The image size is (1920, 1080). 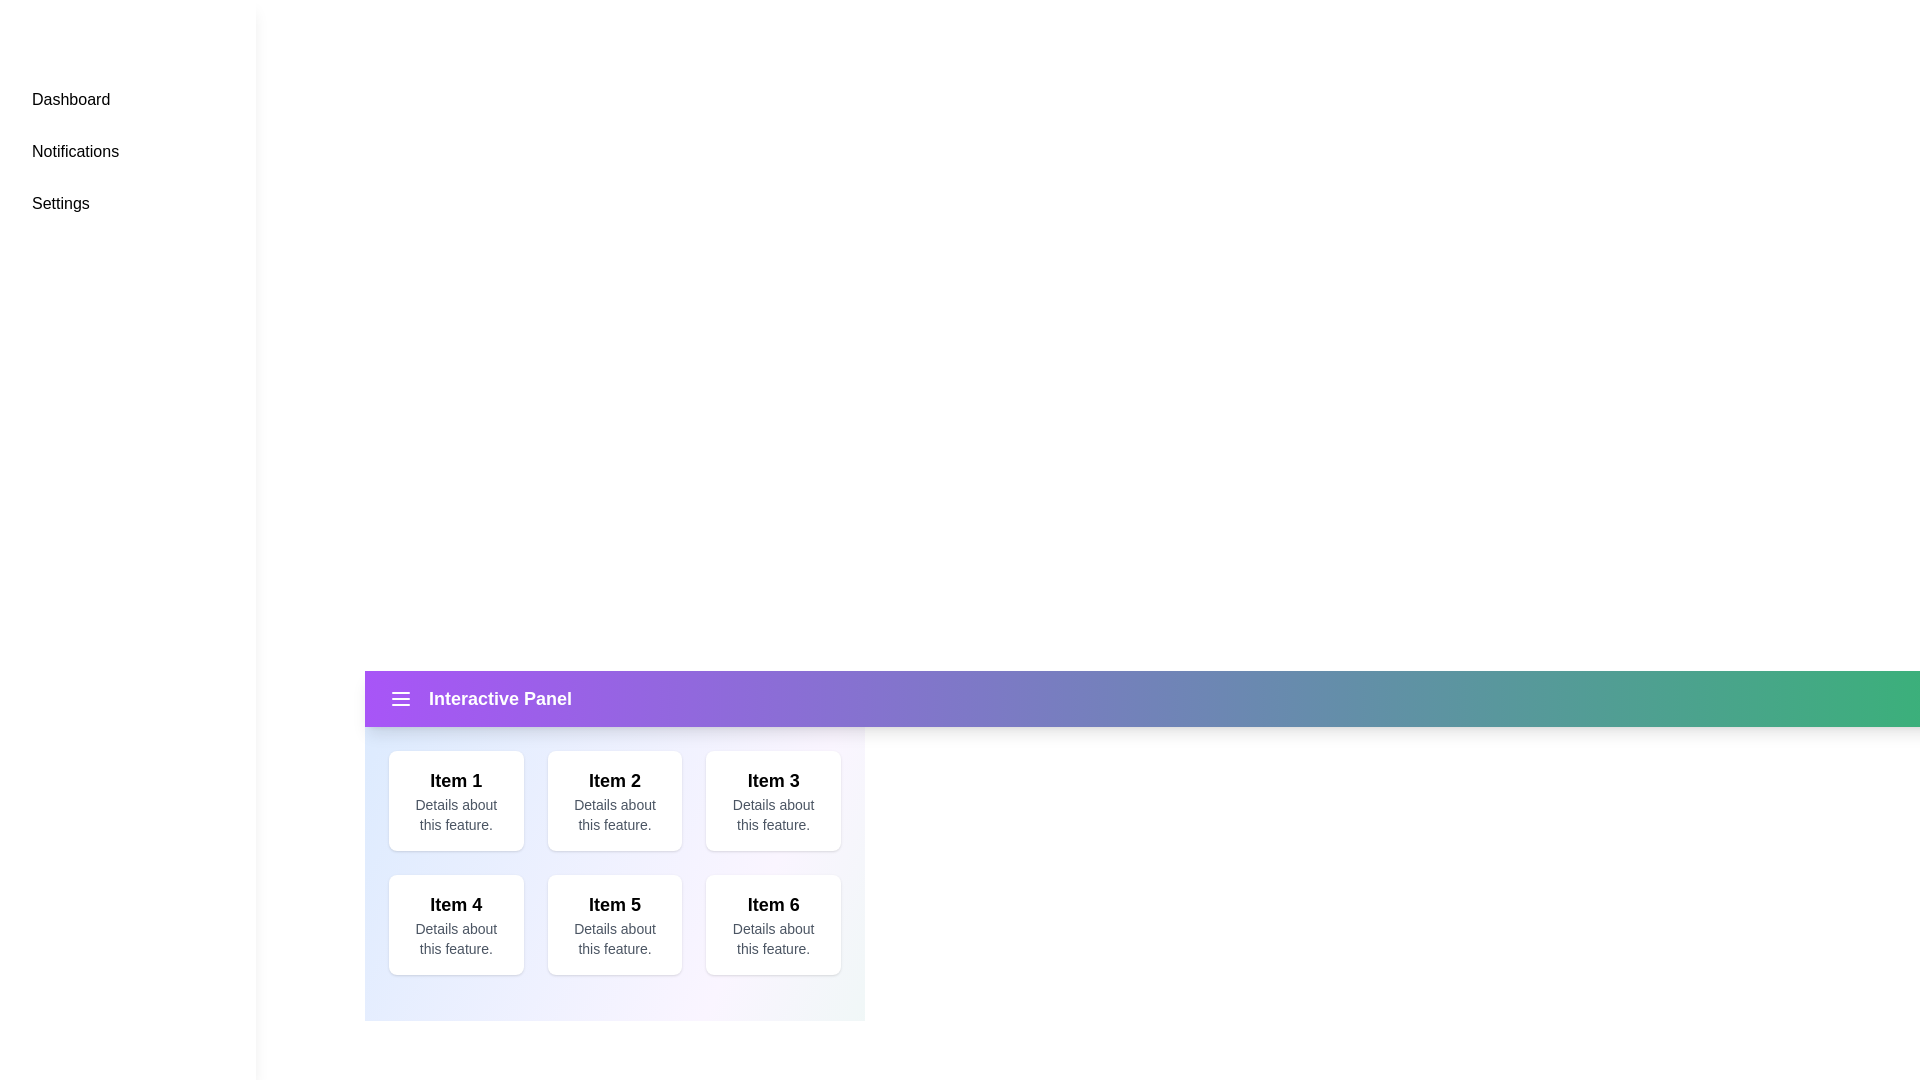 What do you see at coordinates (613, 925) in the screenshot?
I see `the Feature card located in the second row, middle column of the grid layout, which contains a title and description for a specific feature or item` at bounding box center [613, 925].